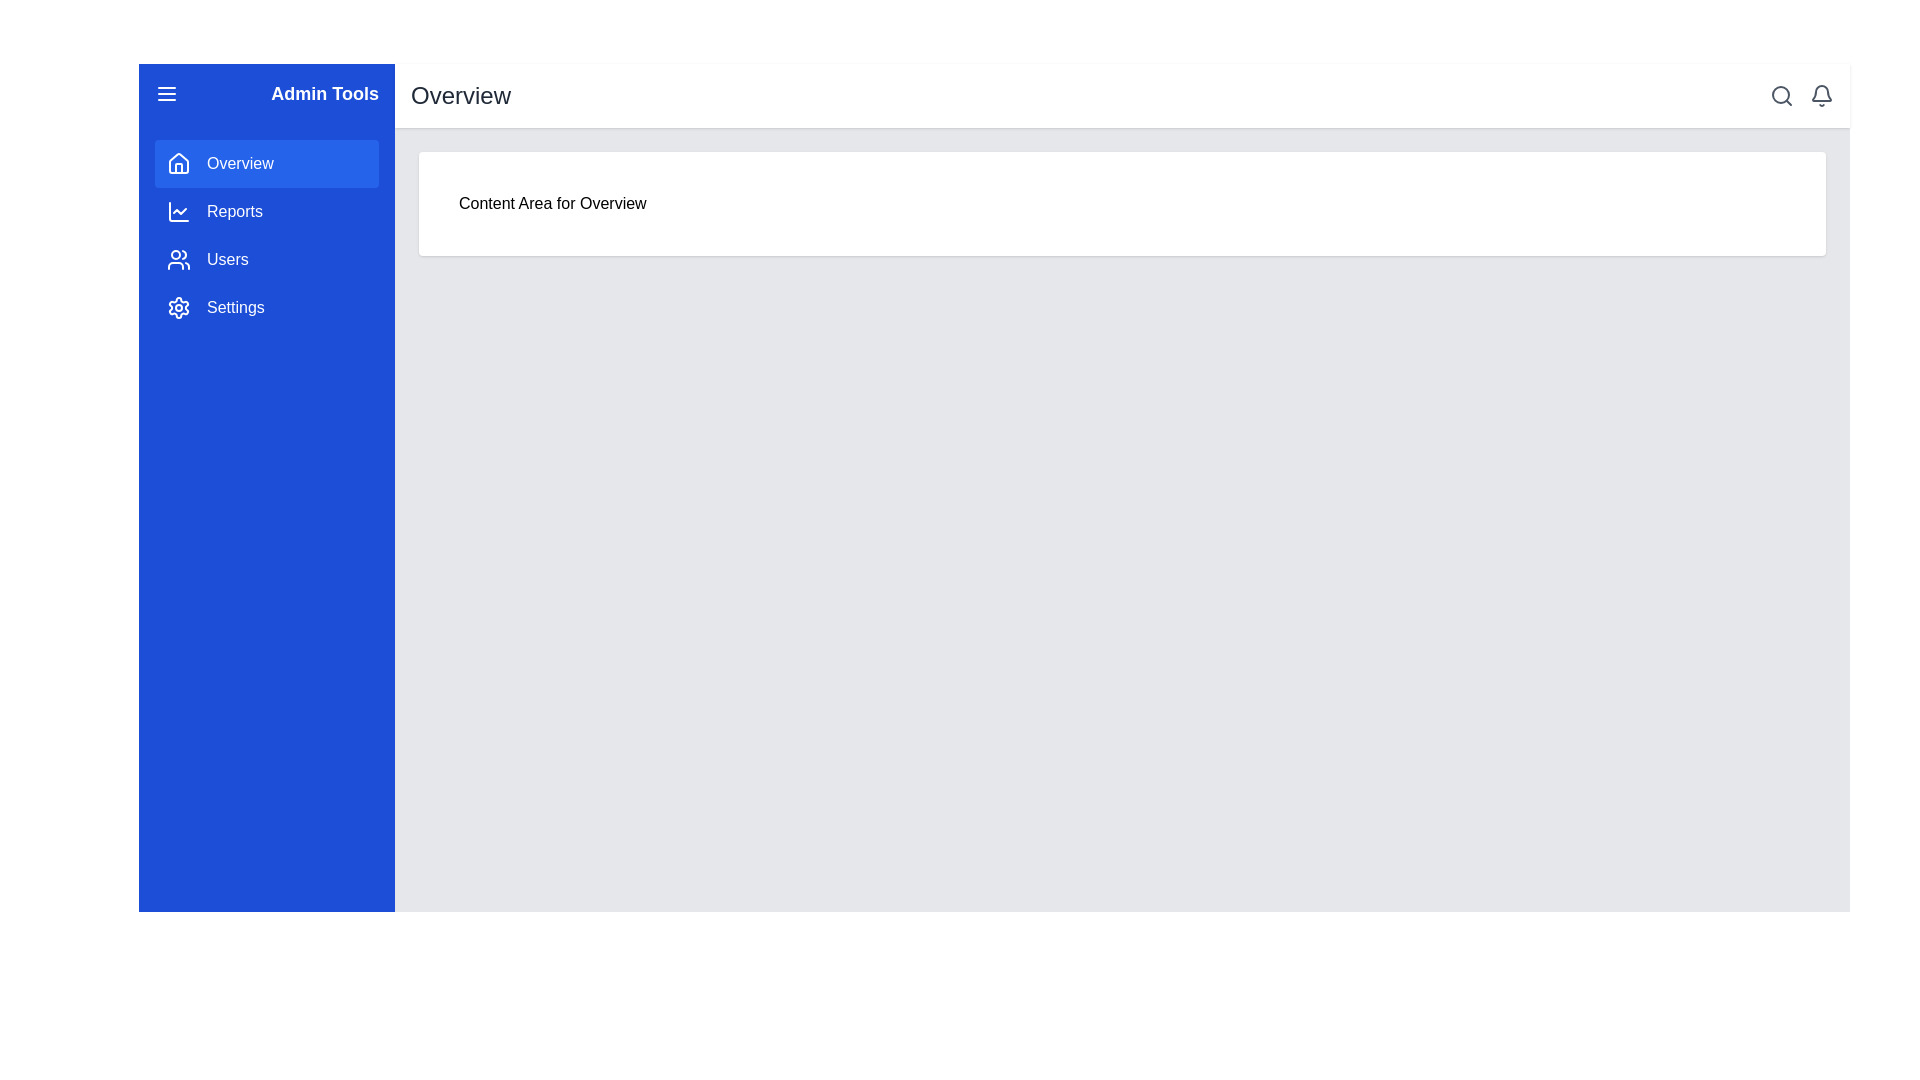 Image resolution: width=1920 pixels, height=1080 pixels. What do you see at coordinates (178, 161) in the screenshot?
I see `the SVG icon representing the Overview section in the sidebar menu` at bounding box center [178, 161].